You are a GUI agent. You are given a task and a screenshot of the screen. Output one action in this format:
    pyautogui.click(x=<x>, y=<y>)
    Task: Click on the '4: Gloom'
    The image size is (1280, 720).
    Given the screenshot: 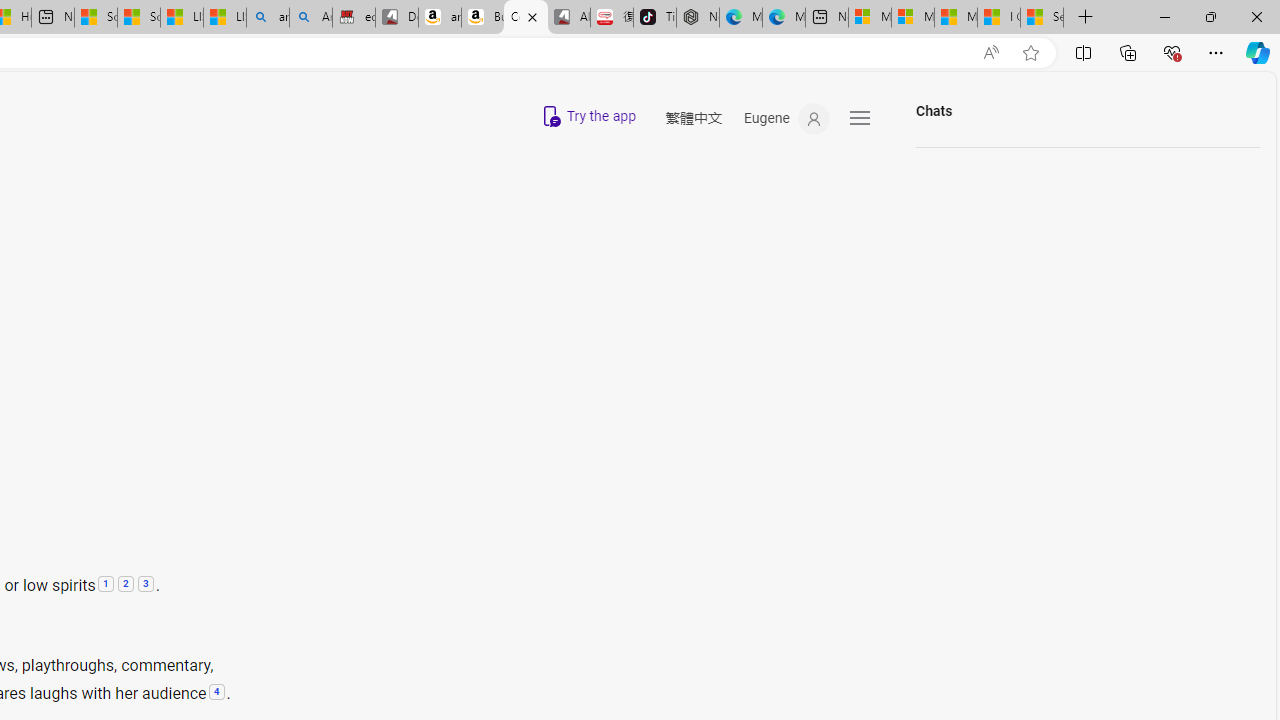 What is the action you would take?
    pyautogui.click(x=216, y=692)
    